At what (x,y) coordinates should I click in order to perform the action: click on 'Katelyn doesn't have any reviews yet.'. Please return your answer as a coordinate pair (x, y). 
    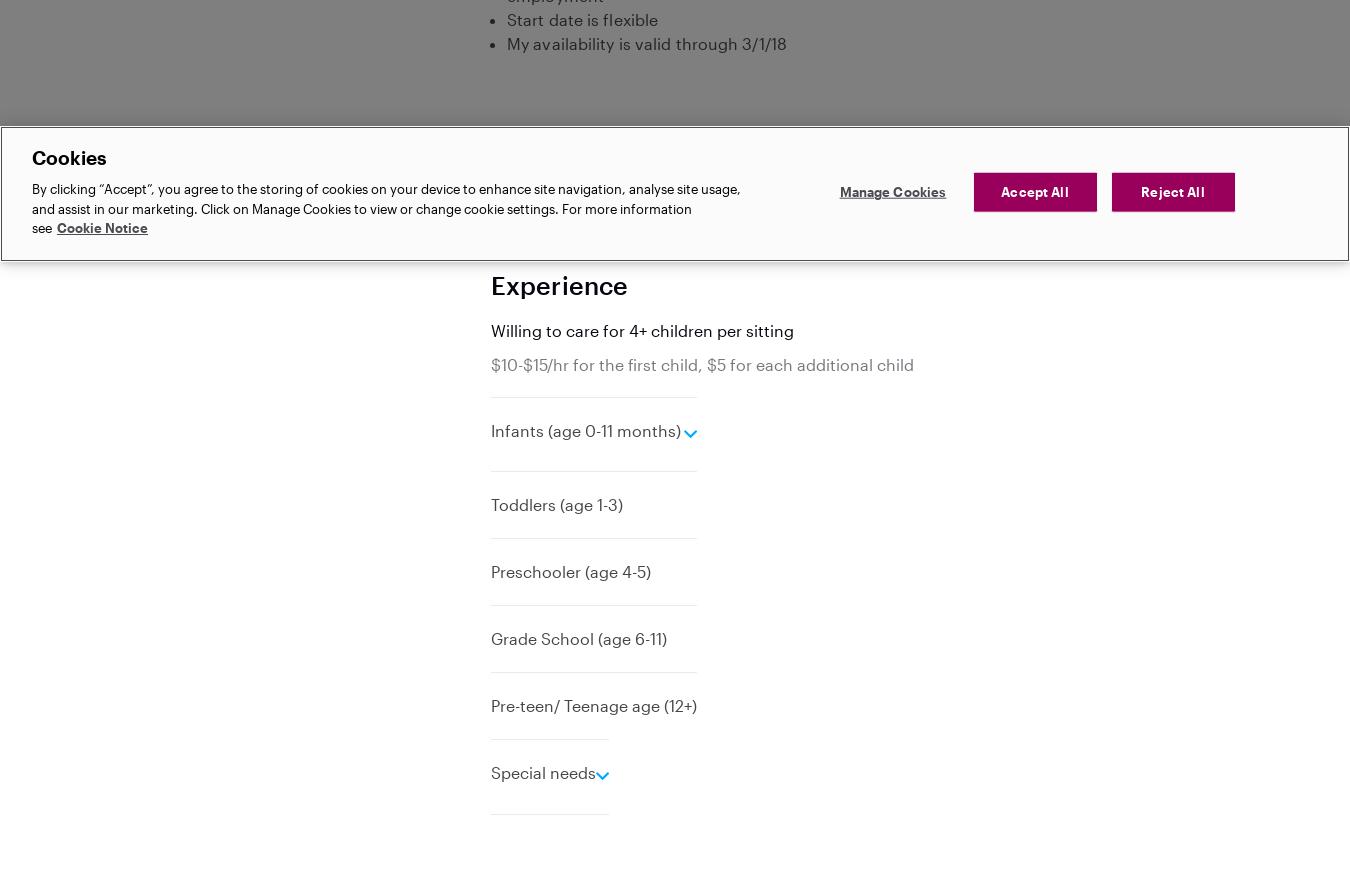
    Looking at the image, I should click on (489, 237).